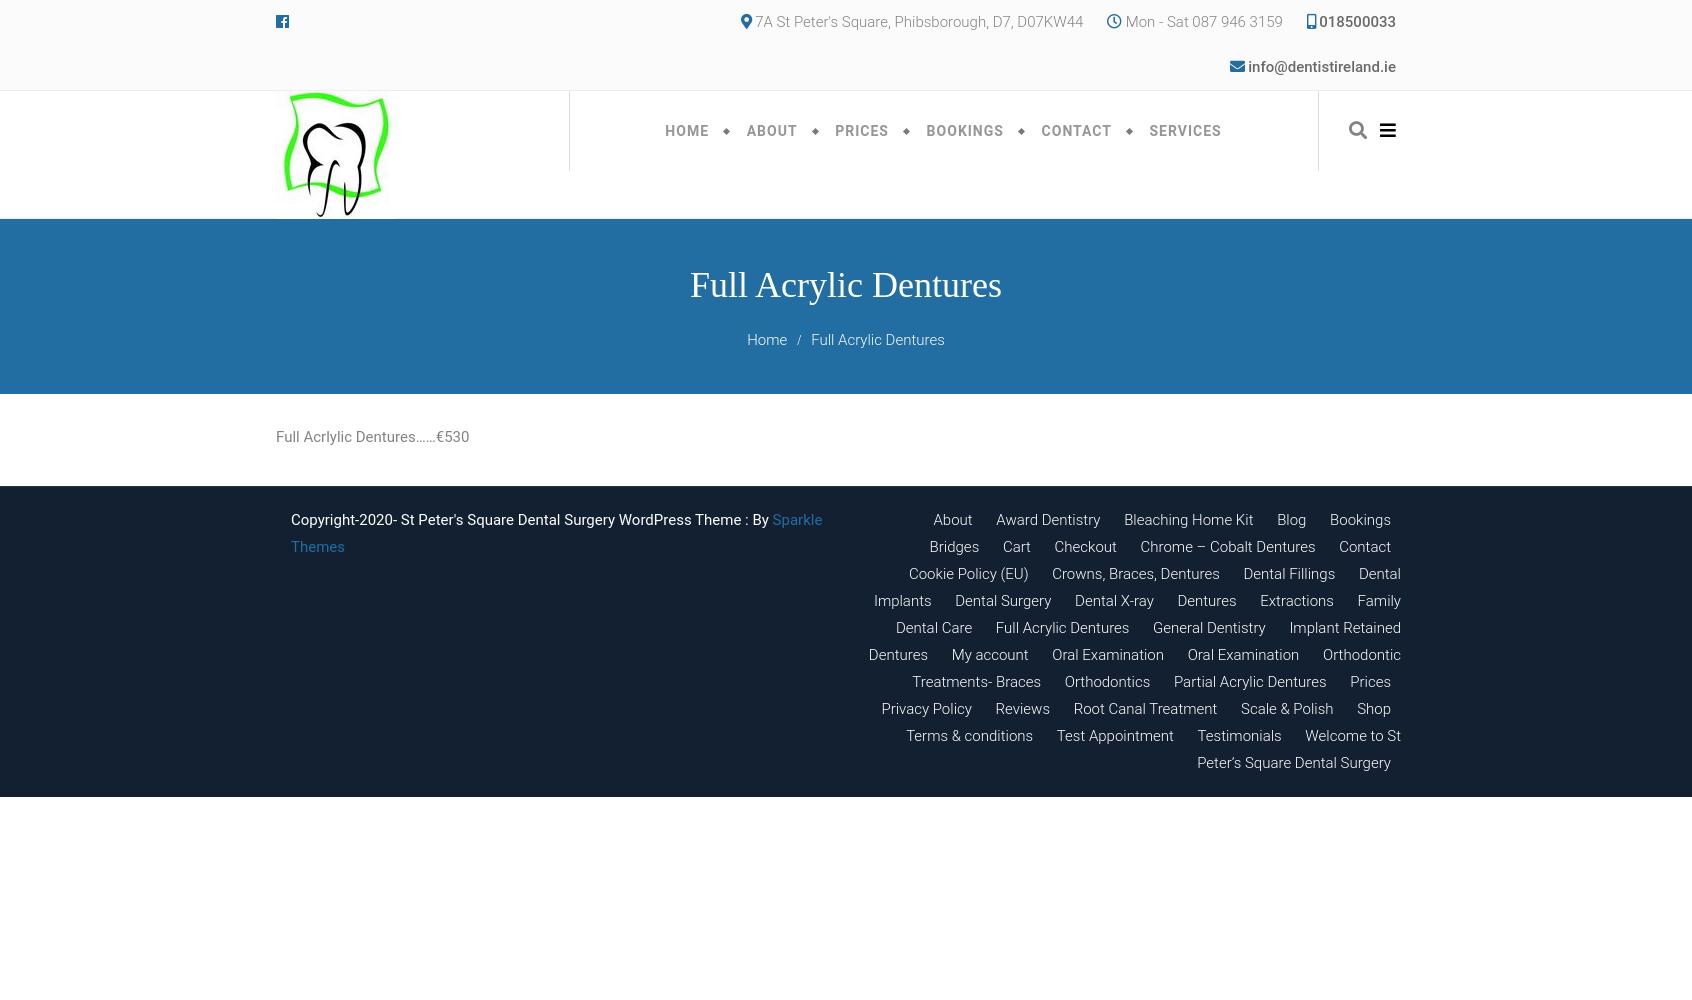 Image resolution: width=1692 pixels, height=1000 pixels. What do you see at coordinates (275, 437) in the screenshot?
I see `'Full Acrlylic Dentures……€530'` at bounding box center [275, 437].